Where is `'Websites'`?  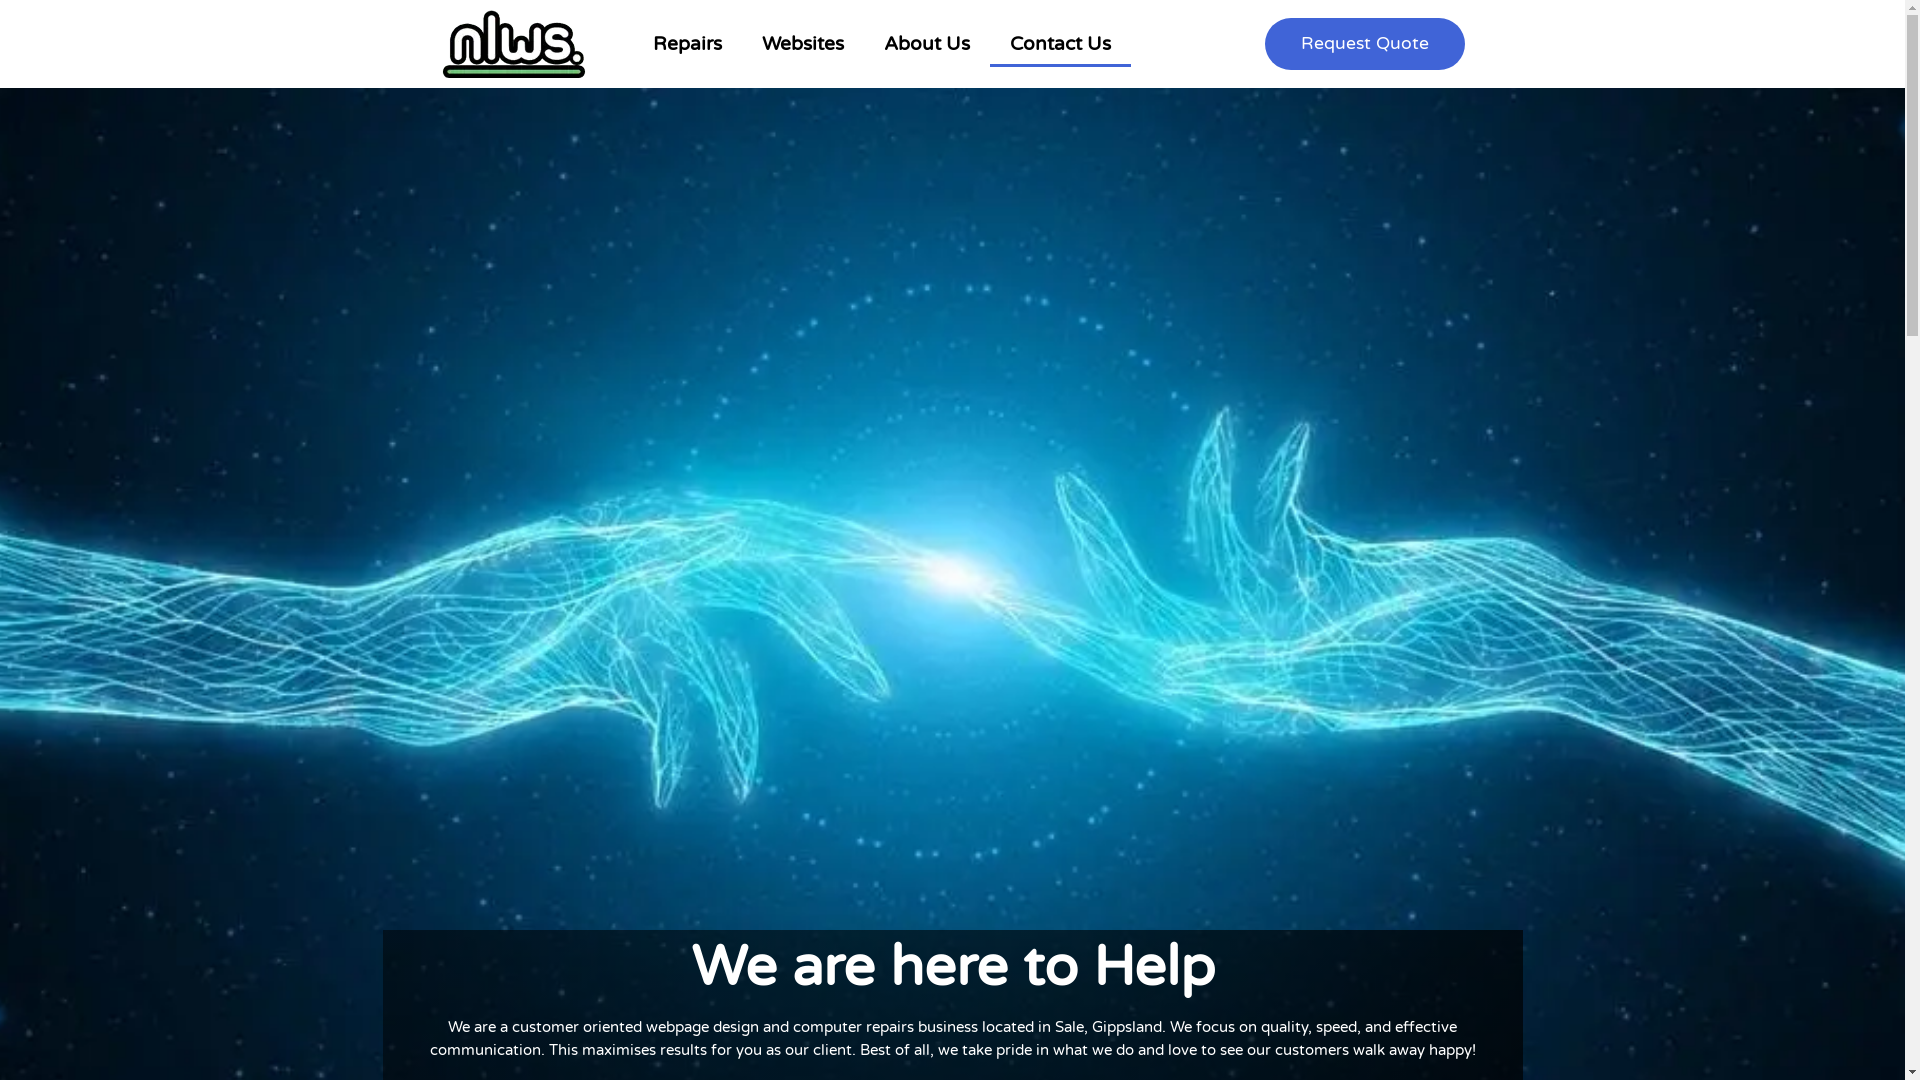 'Websites' is located at coordinates (802, 43).